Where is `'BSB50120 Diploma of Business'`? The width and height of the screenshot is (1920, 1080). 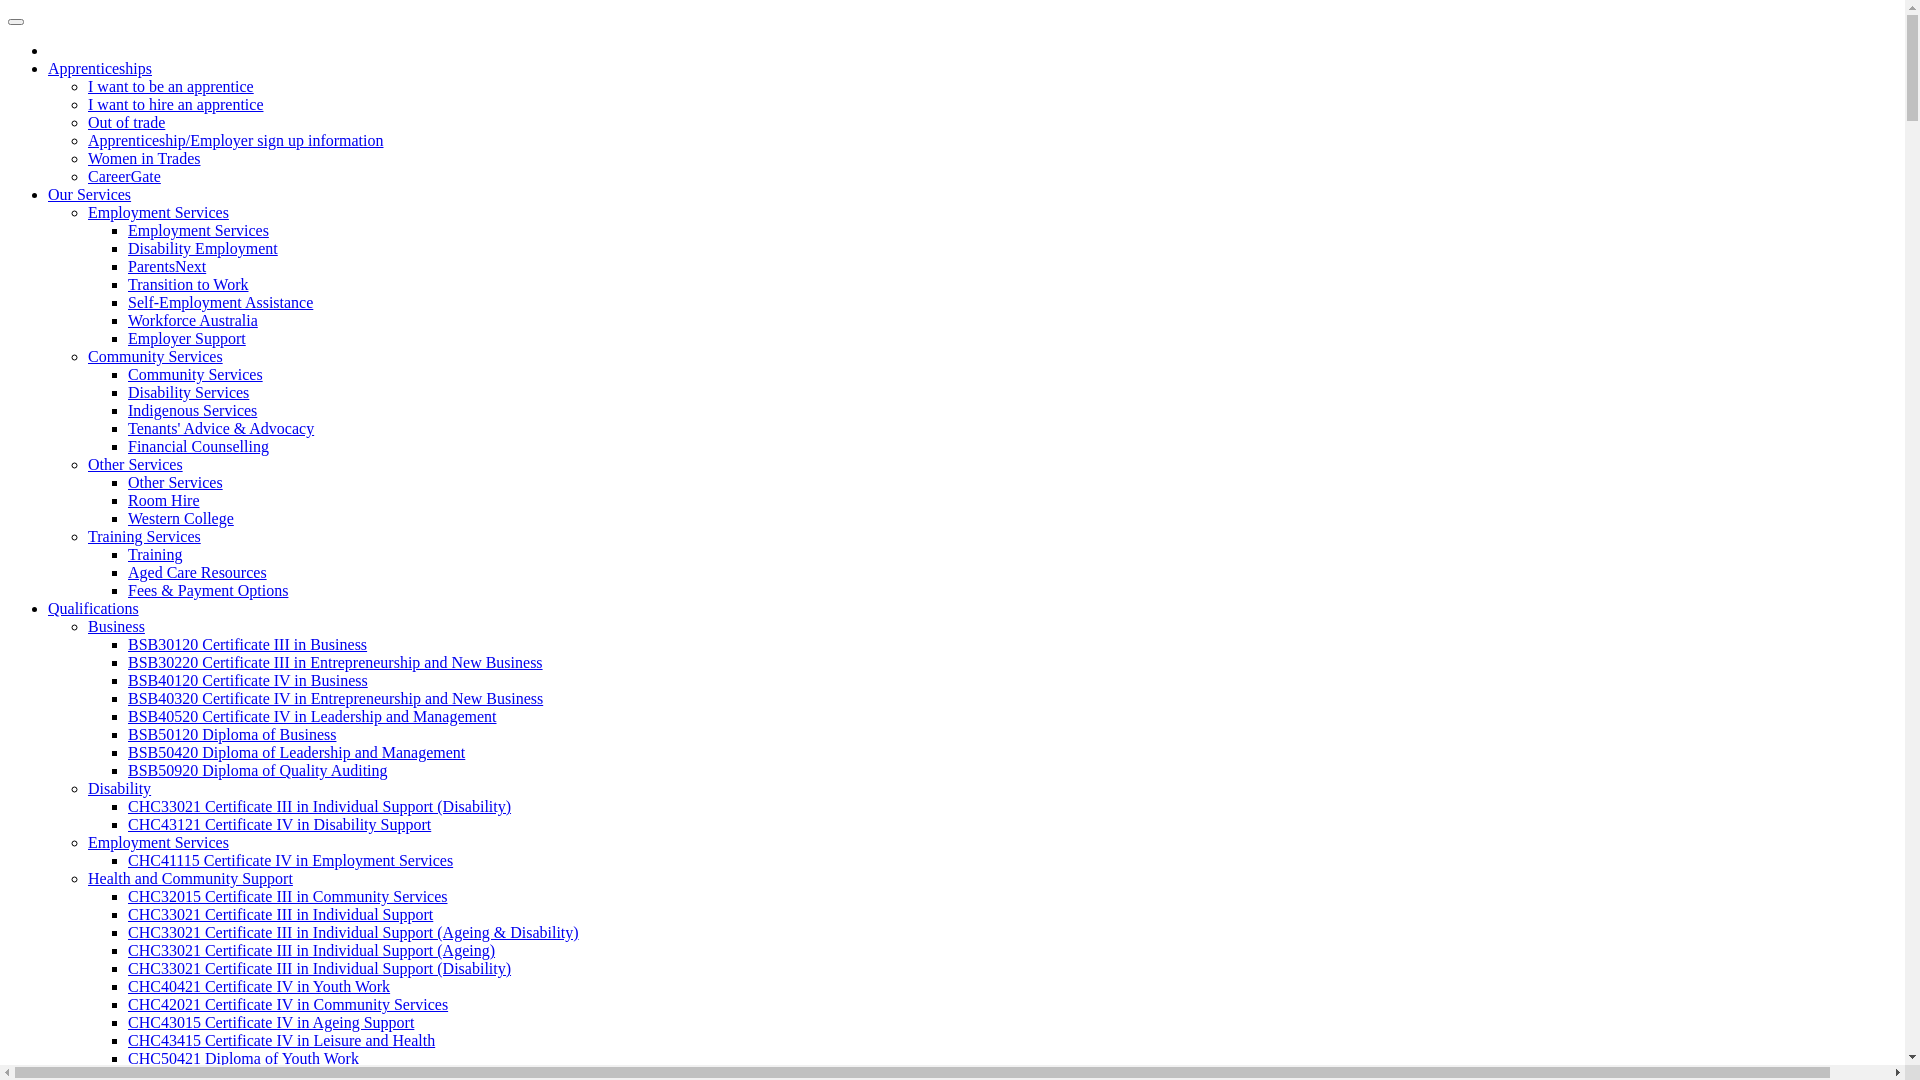 'BSB50120 Diploma of Business' is located at coordinates (231, 734).